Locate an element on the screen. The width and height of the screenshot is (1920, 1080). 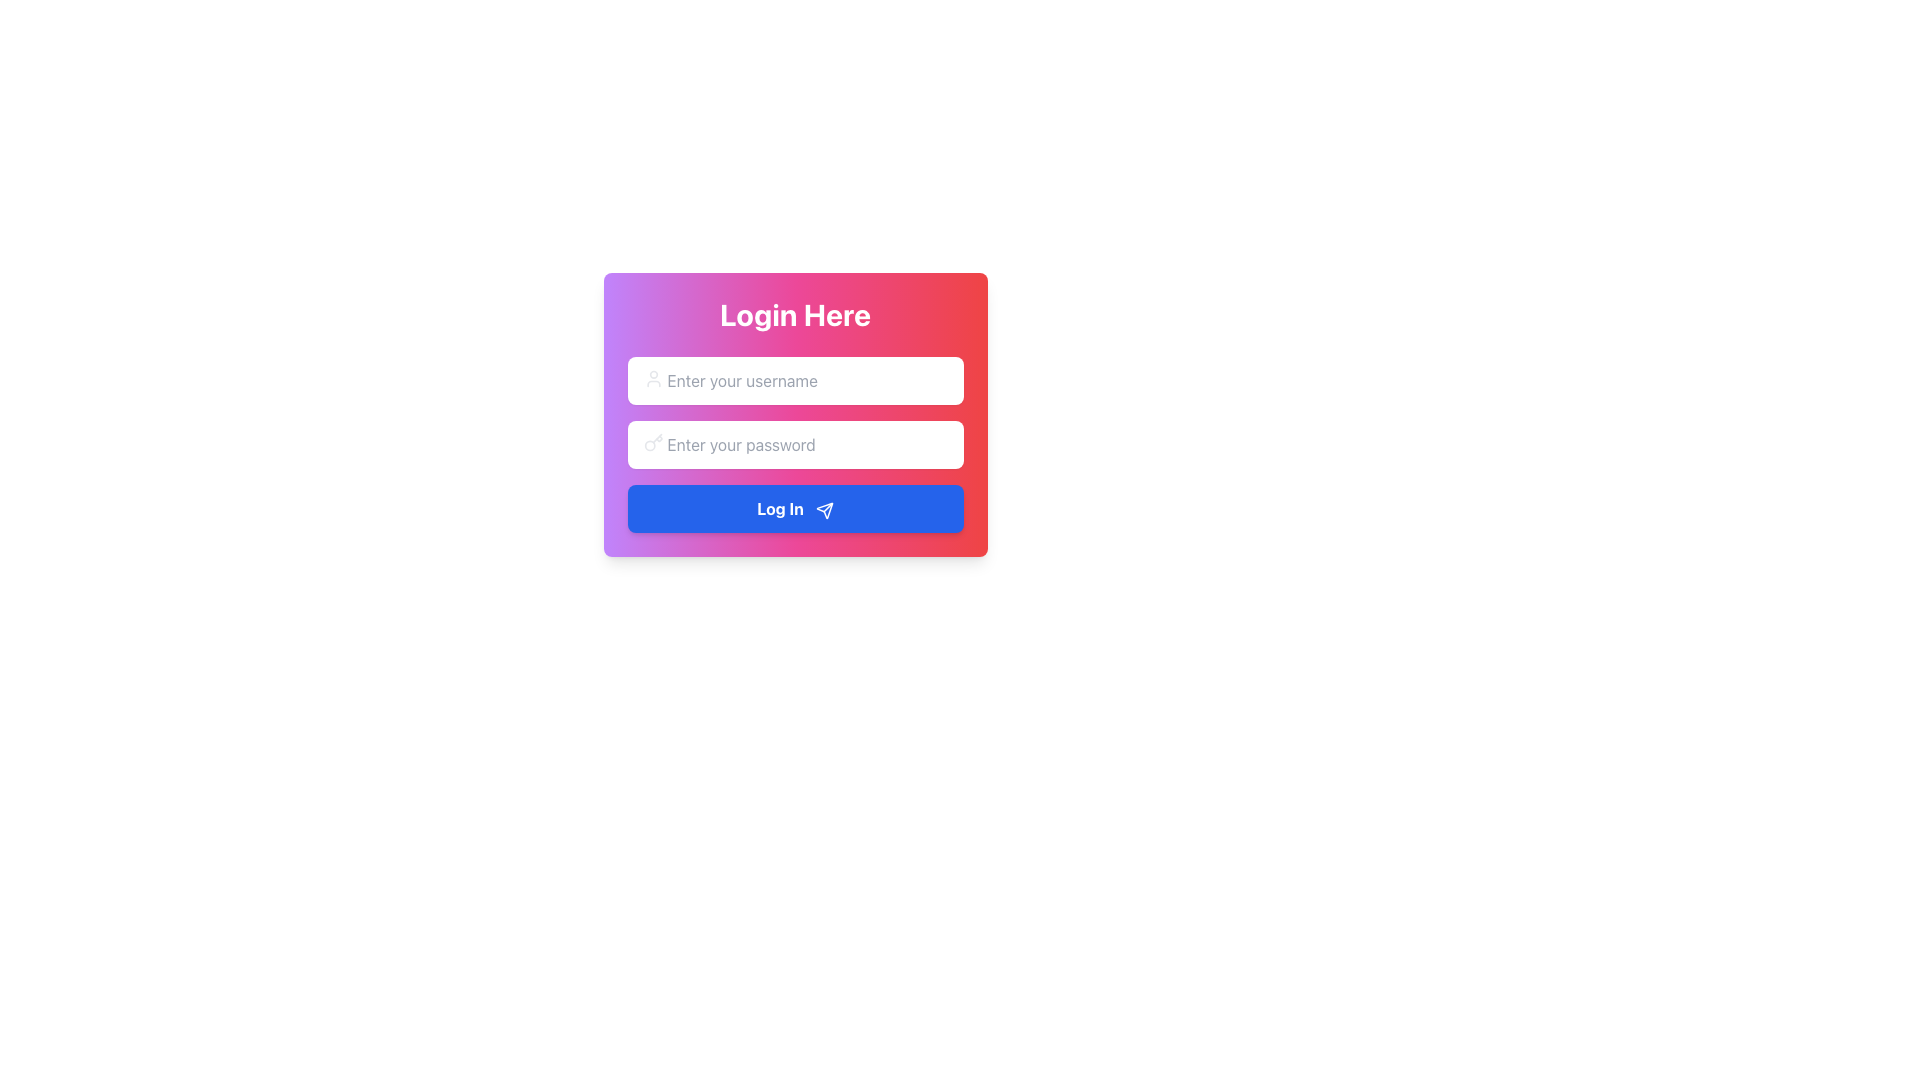
the appearance of the icon located at the center-right edge of the 'Log In' button, which is used to indicate the action of logging in or sending information is located at coordinates (824, 509).